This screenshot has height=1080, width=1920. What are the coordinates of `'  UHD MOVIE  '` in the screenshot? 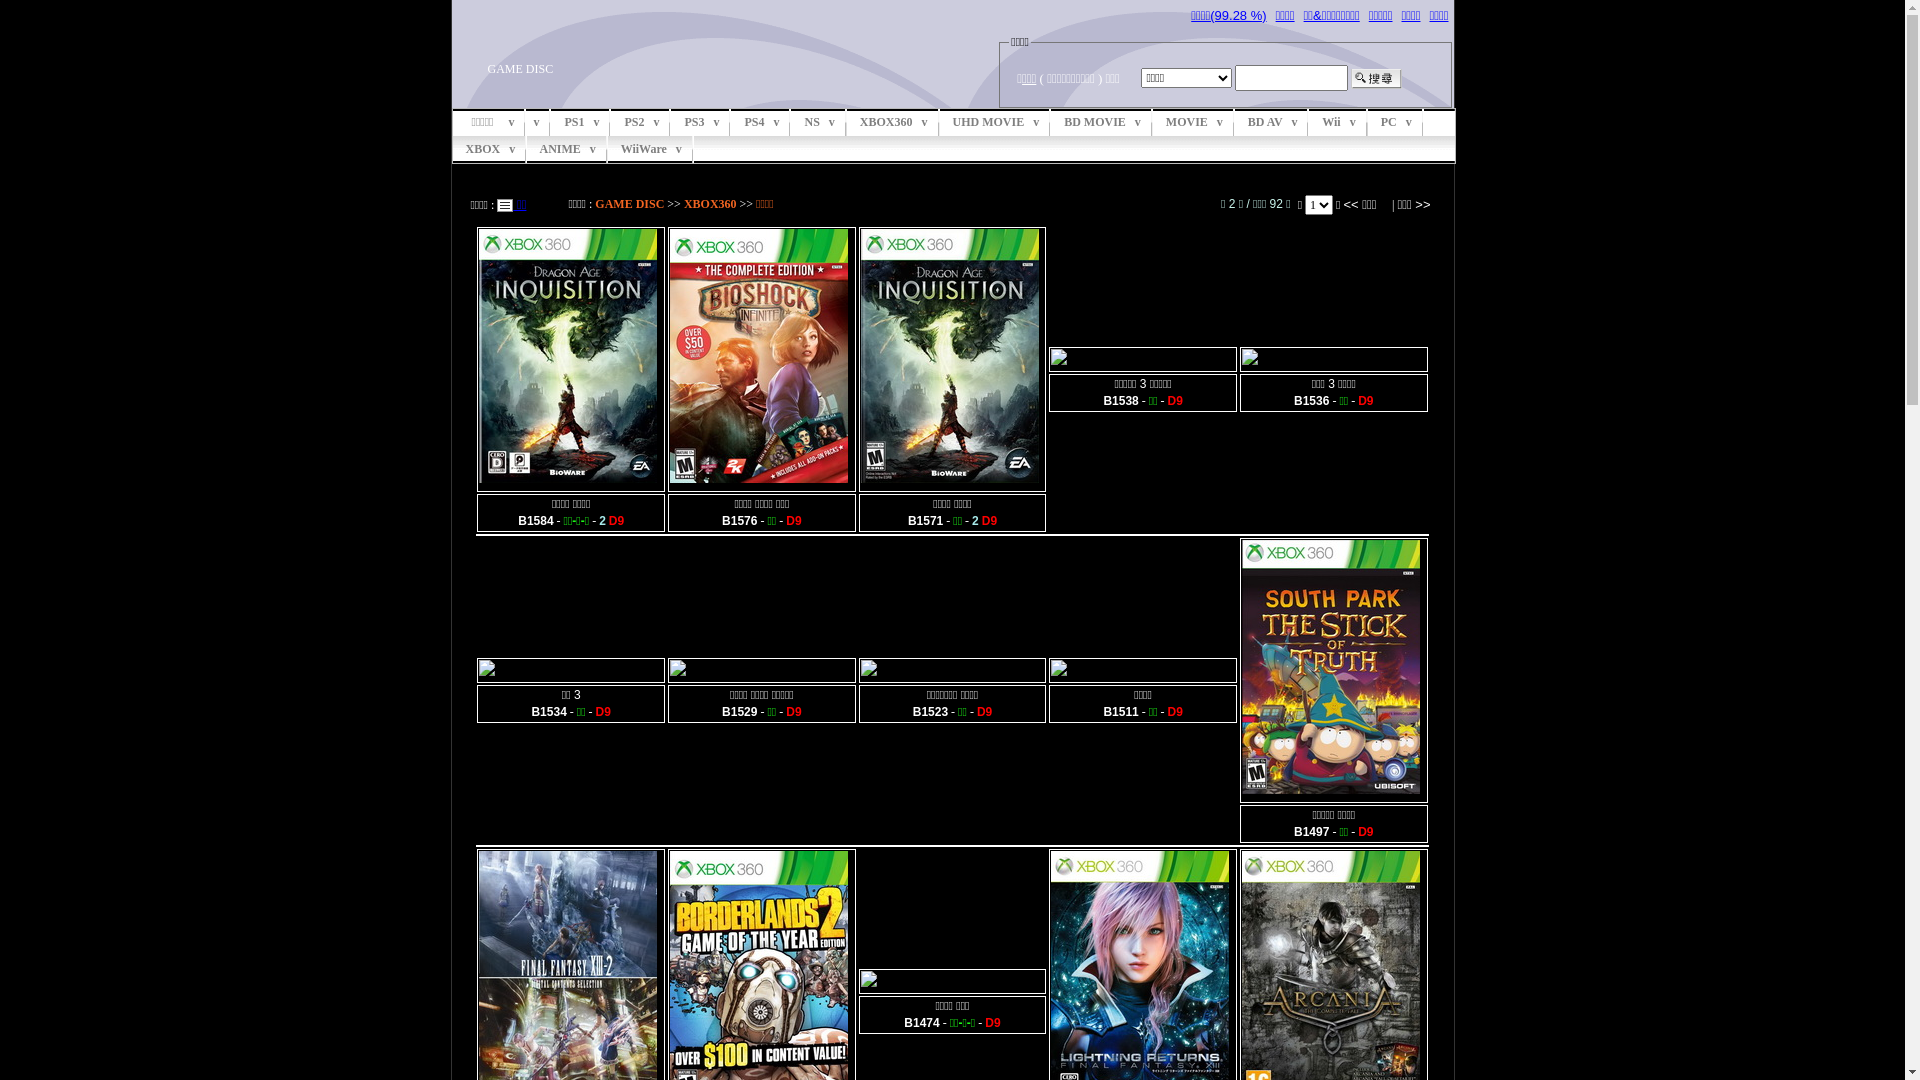 It's located at (996, 122).